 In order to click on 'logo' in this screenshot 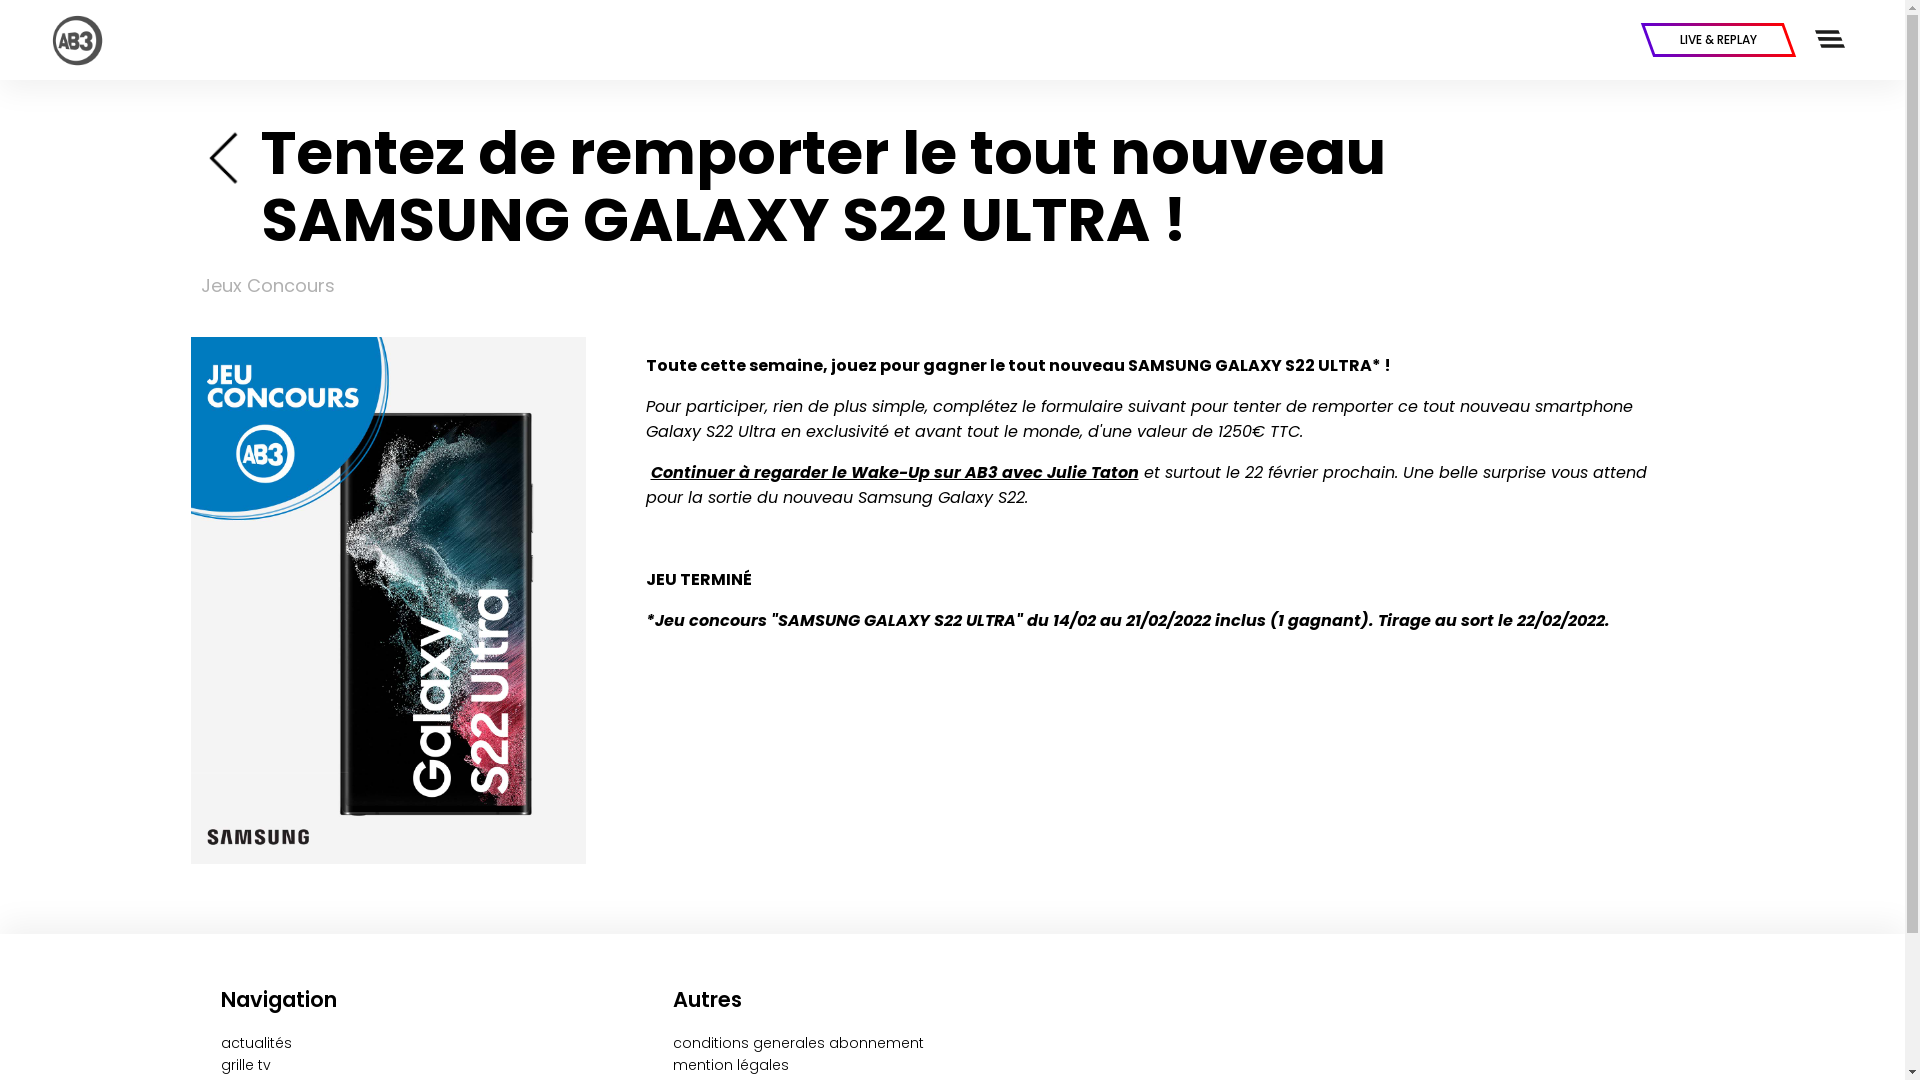, I will do `click(49, 39)`.